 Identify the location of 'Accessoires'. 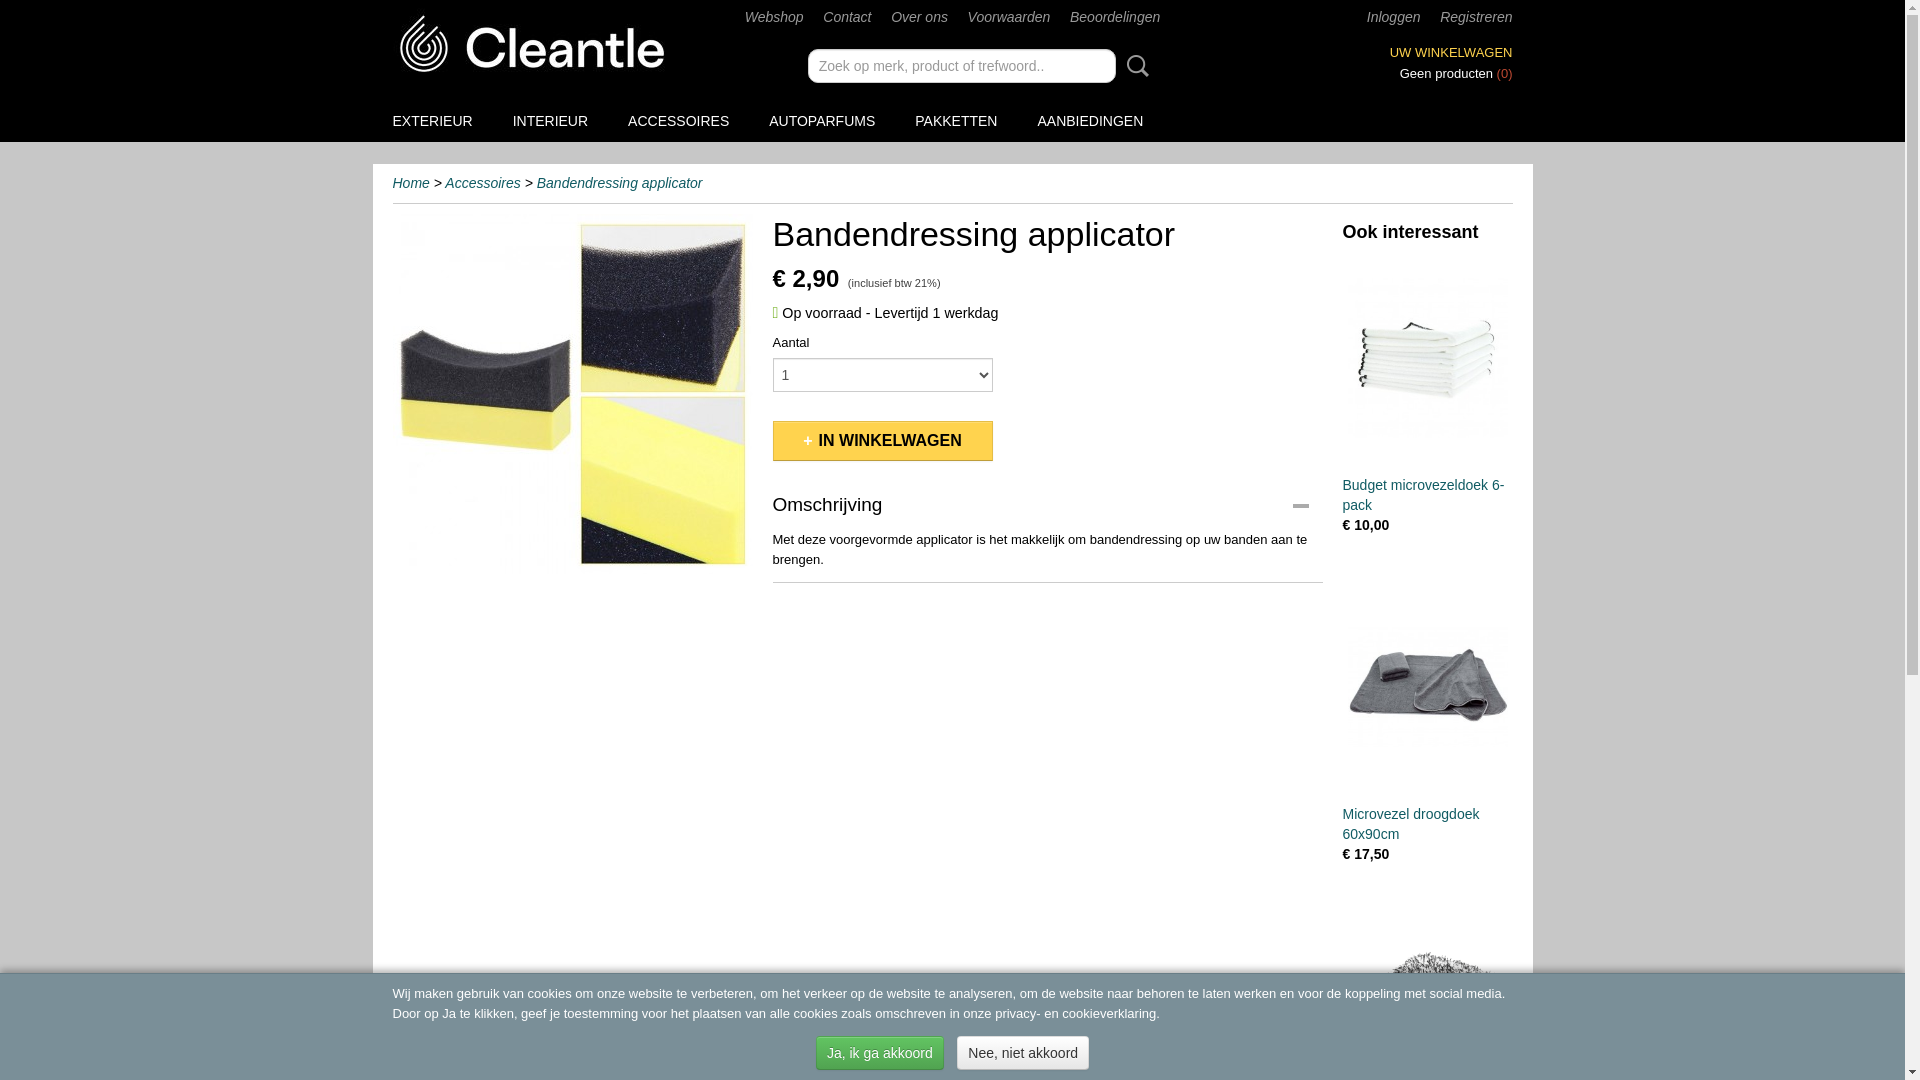
(482, 182).